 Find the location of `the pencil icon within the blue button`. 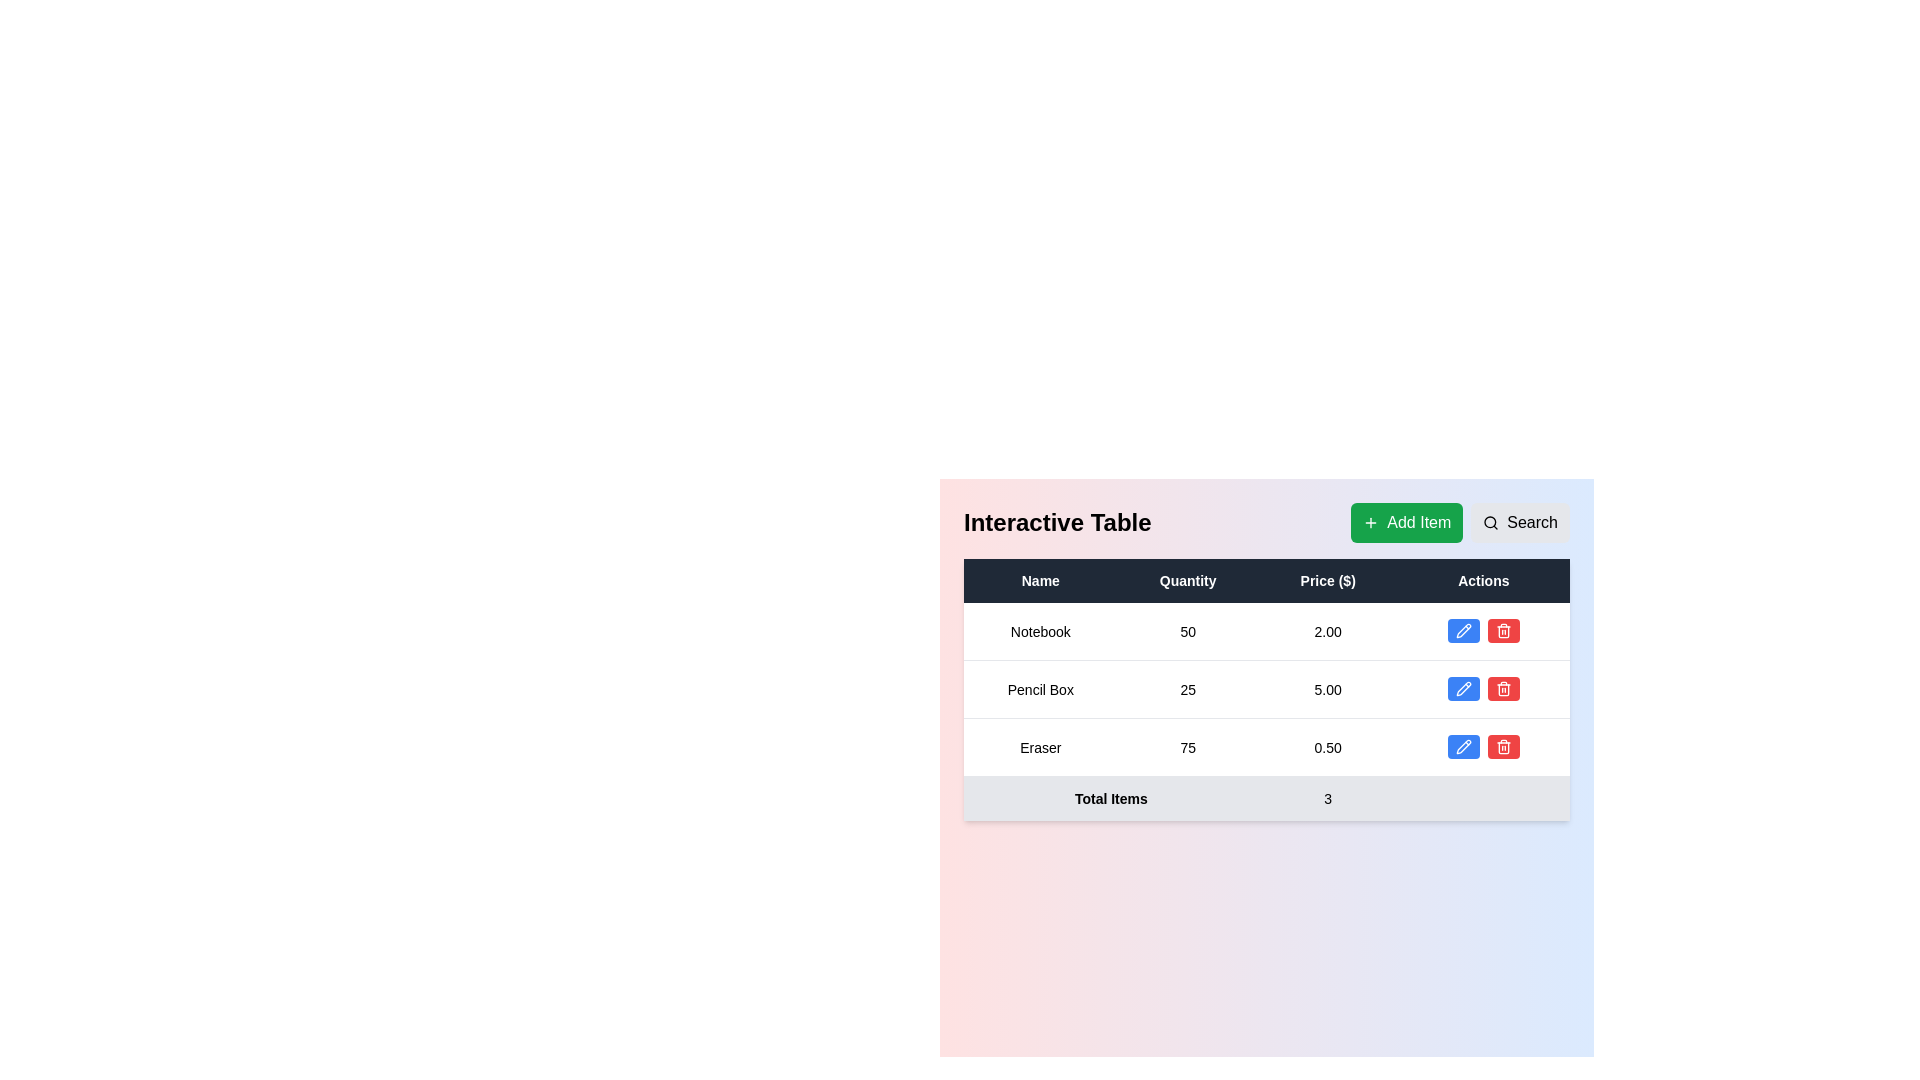

the pencil icon within the blue button is located at coordinates (1463, 688).